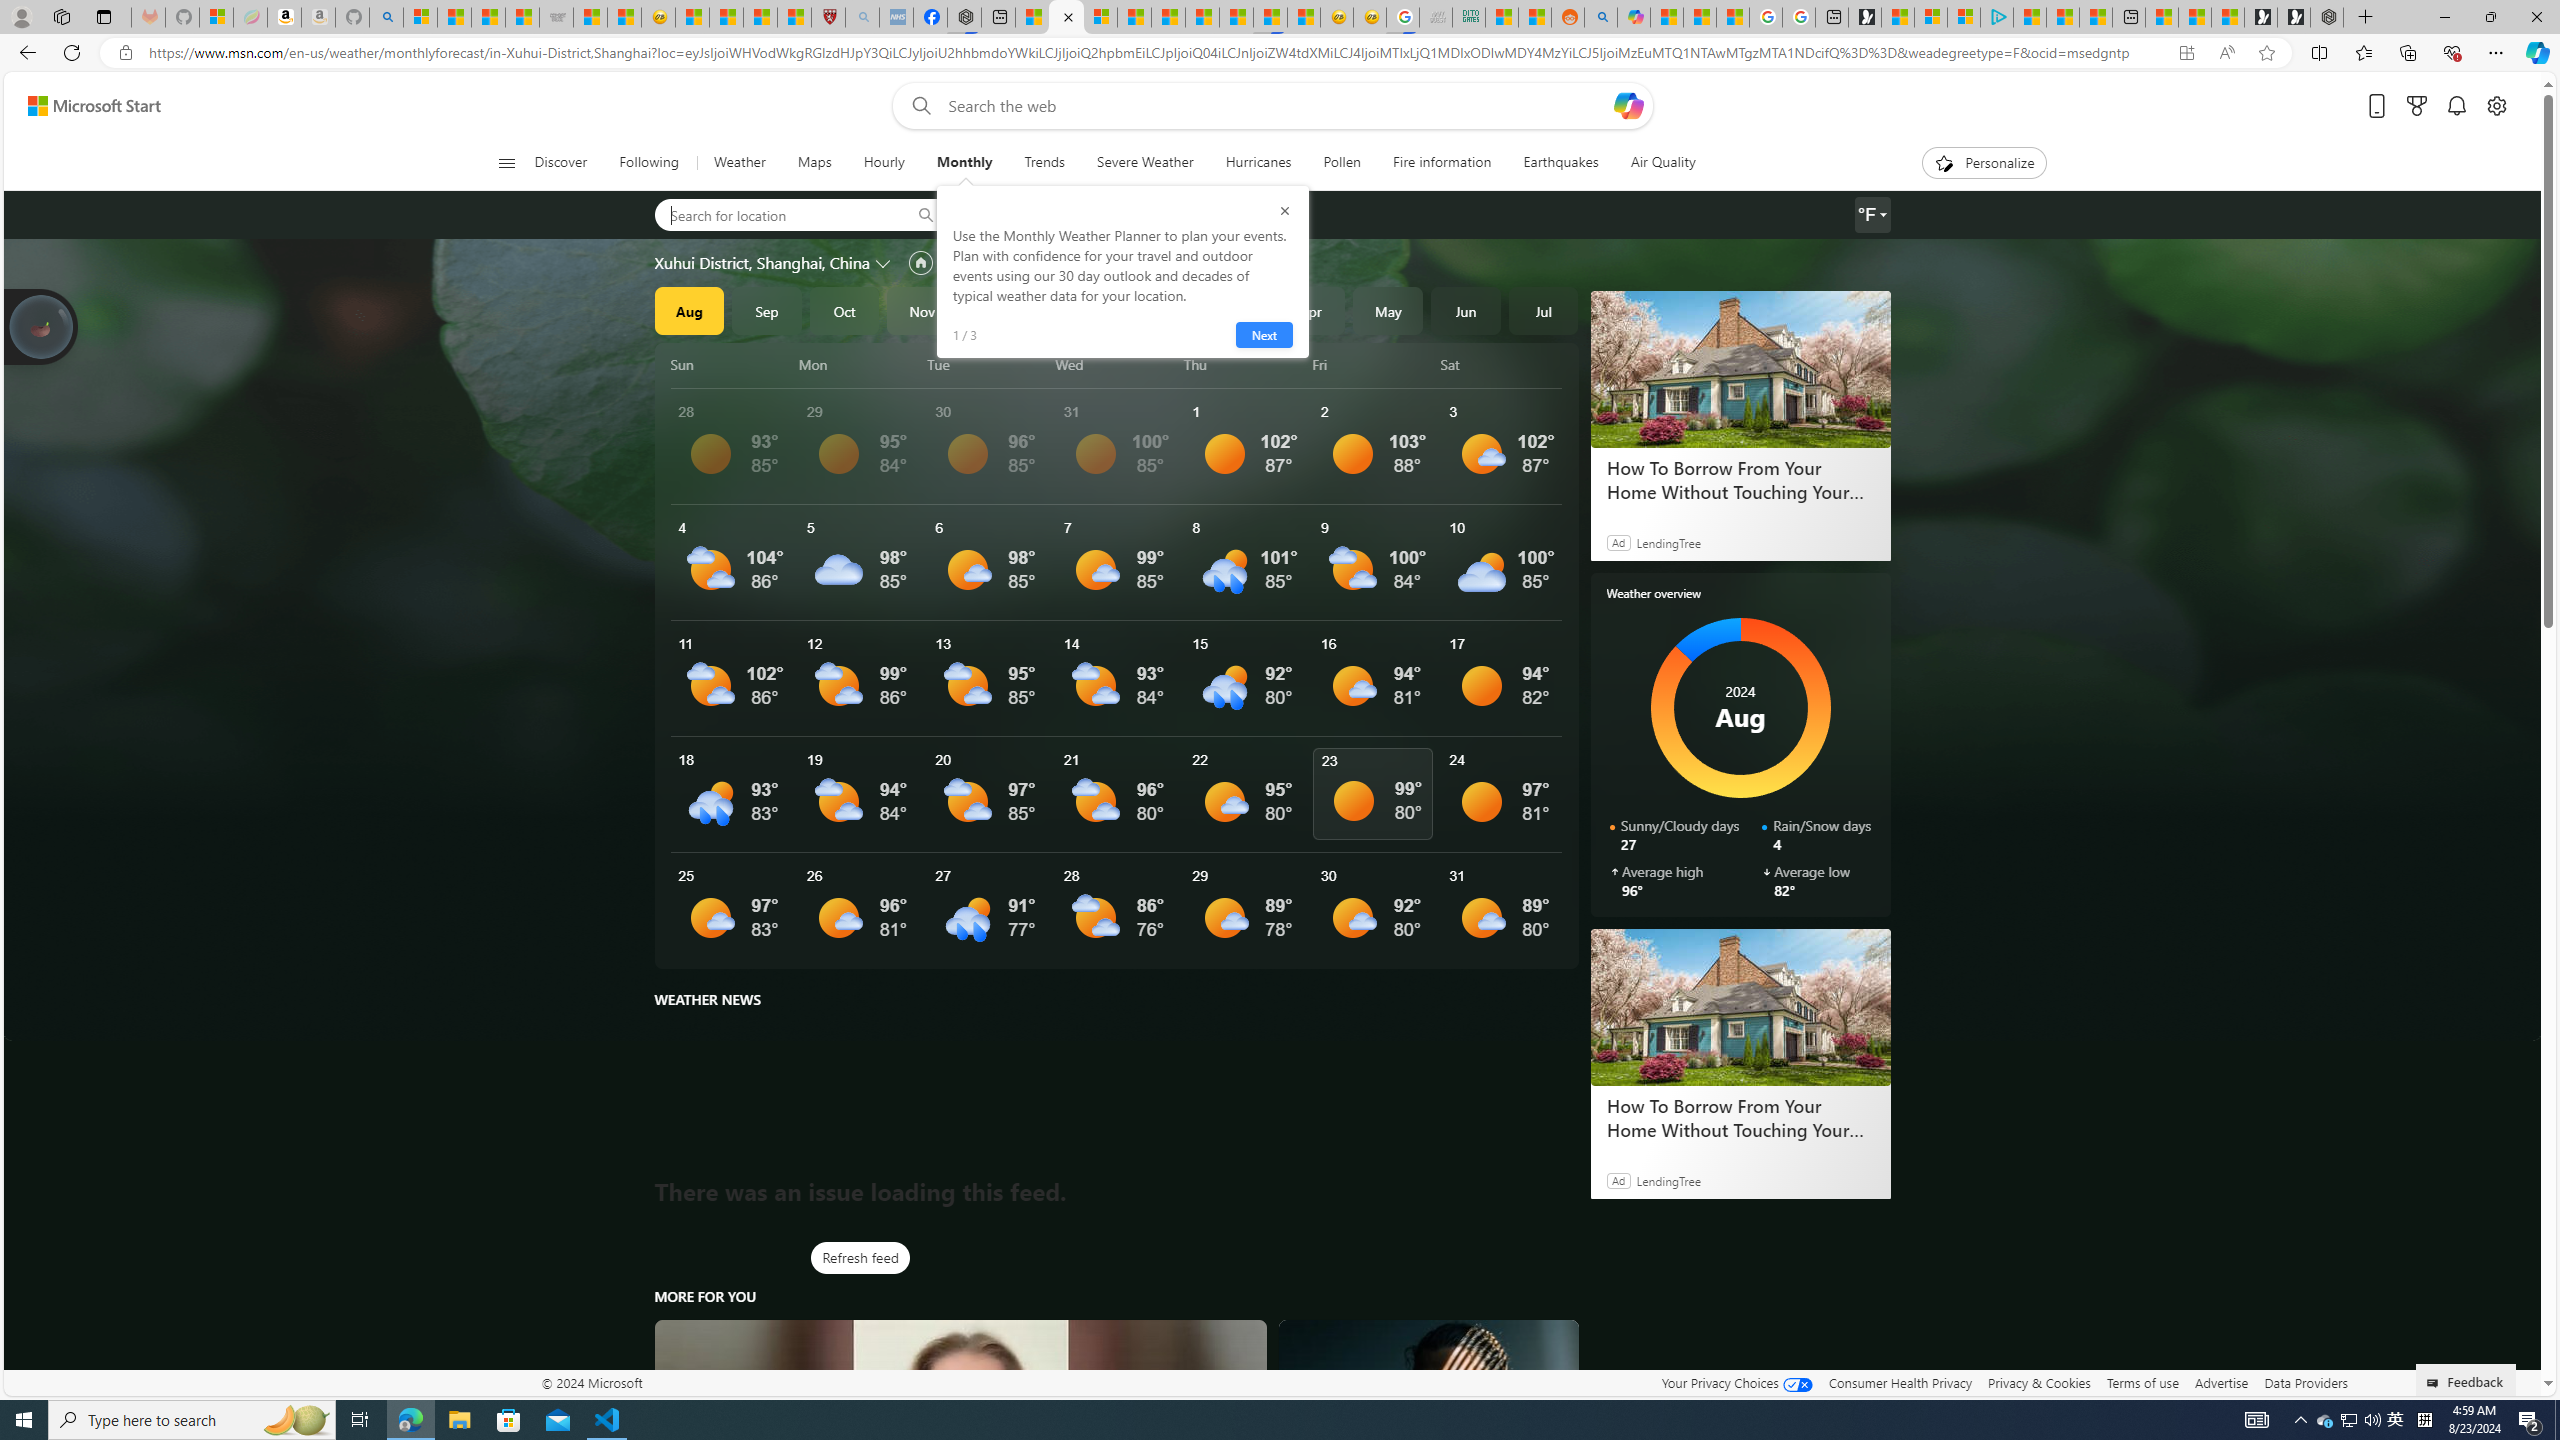 The width and height of the screenshot is (2560, 1440). What do you see at coordinates (41, 325) in the screenshot?
I see `'Join us in planting real trees to help our planet!'` at bounding box center [41, 325].